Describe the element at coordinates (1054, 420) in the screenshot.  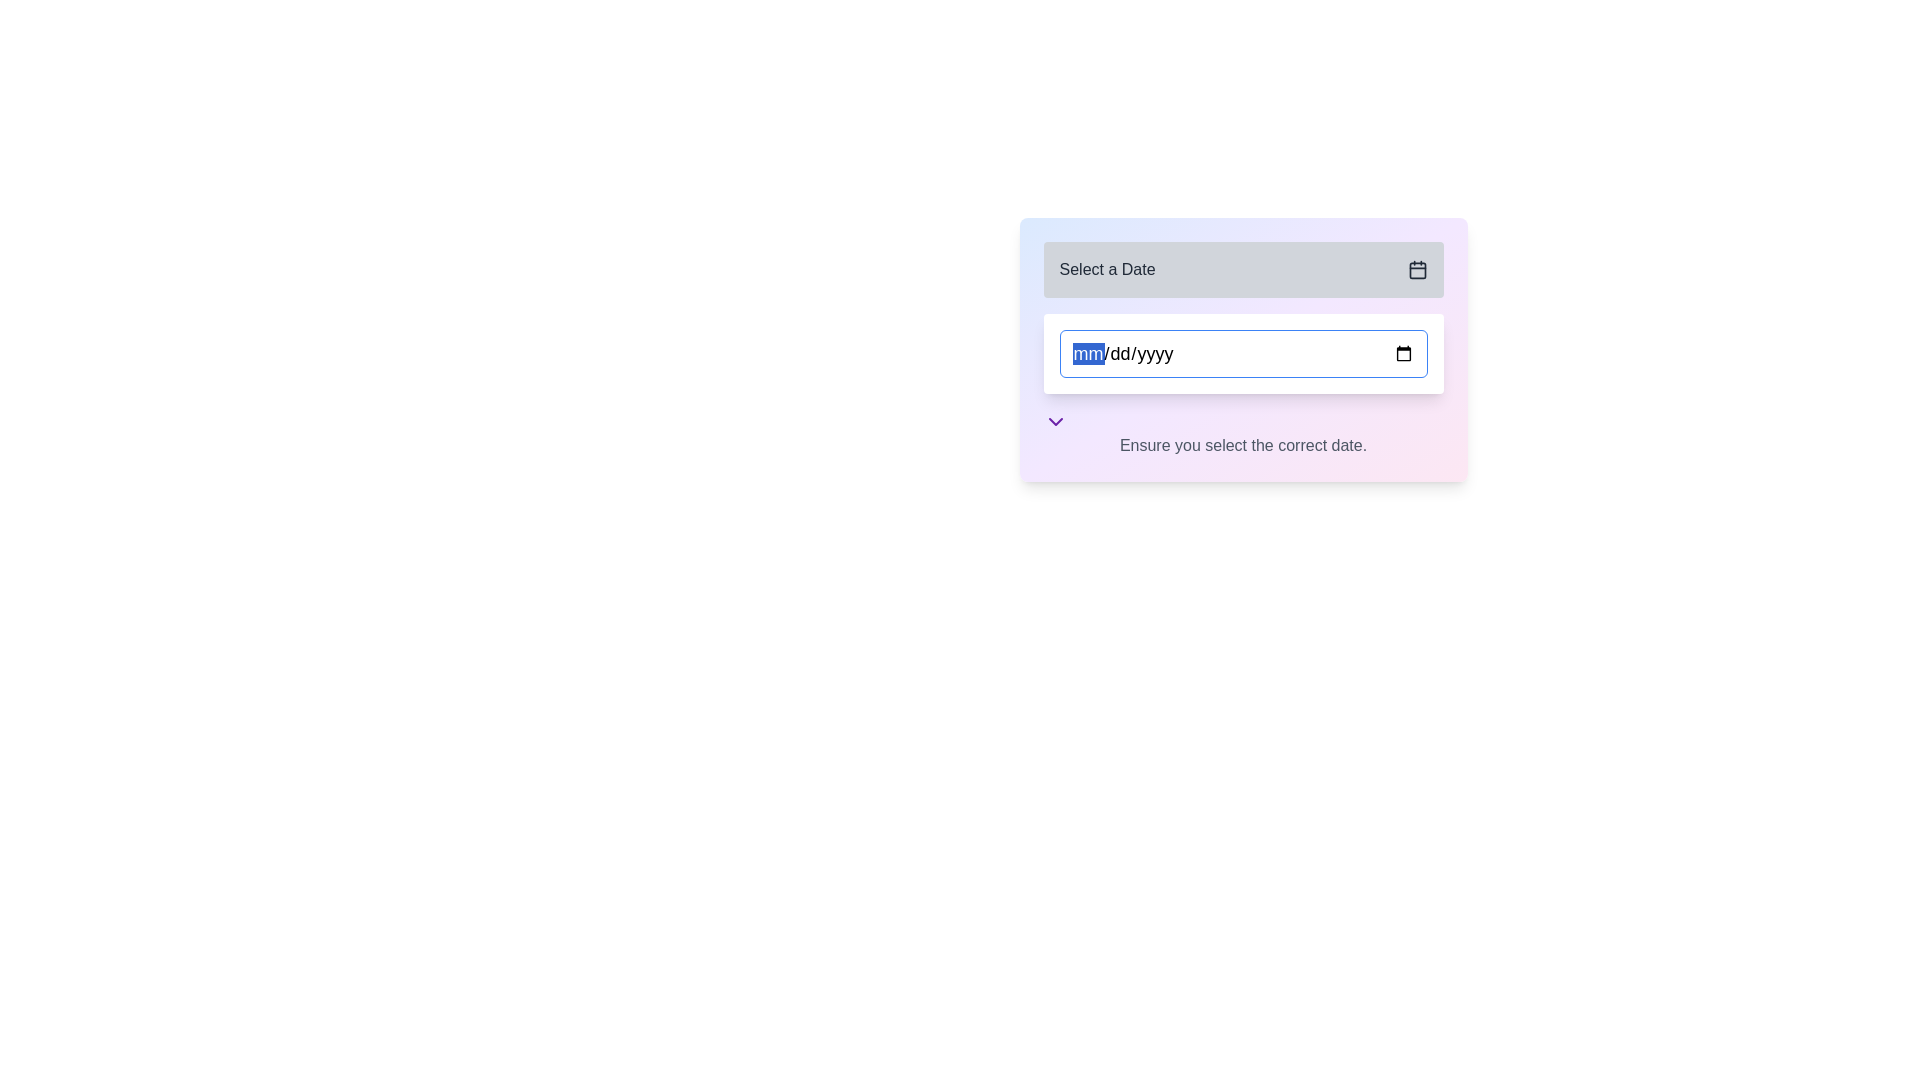
I see `the purple downward-pointing chevron icon located beneath the date input field, which serves as a dropdown indicator` at that location.